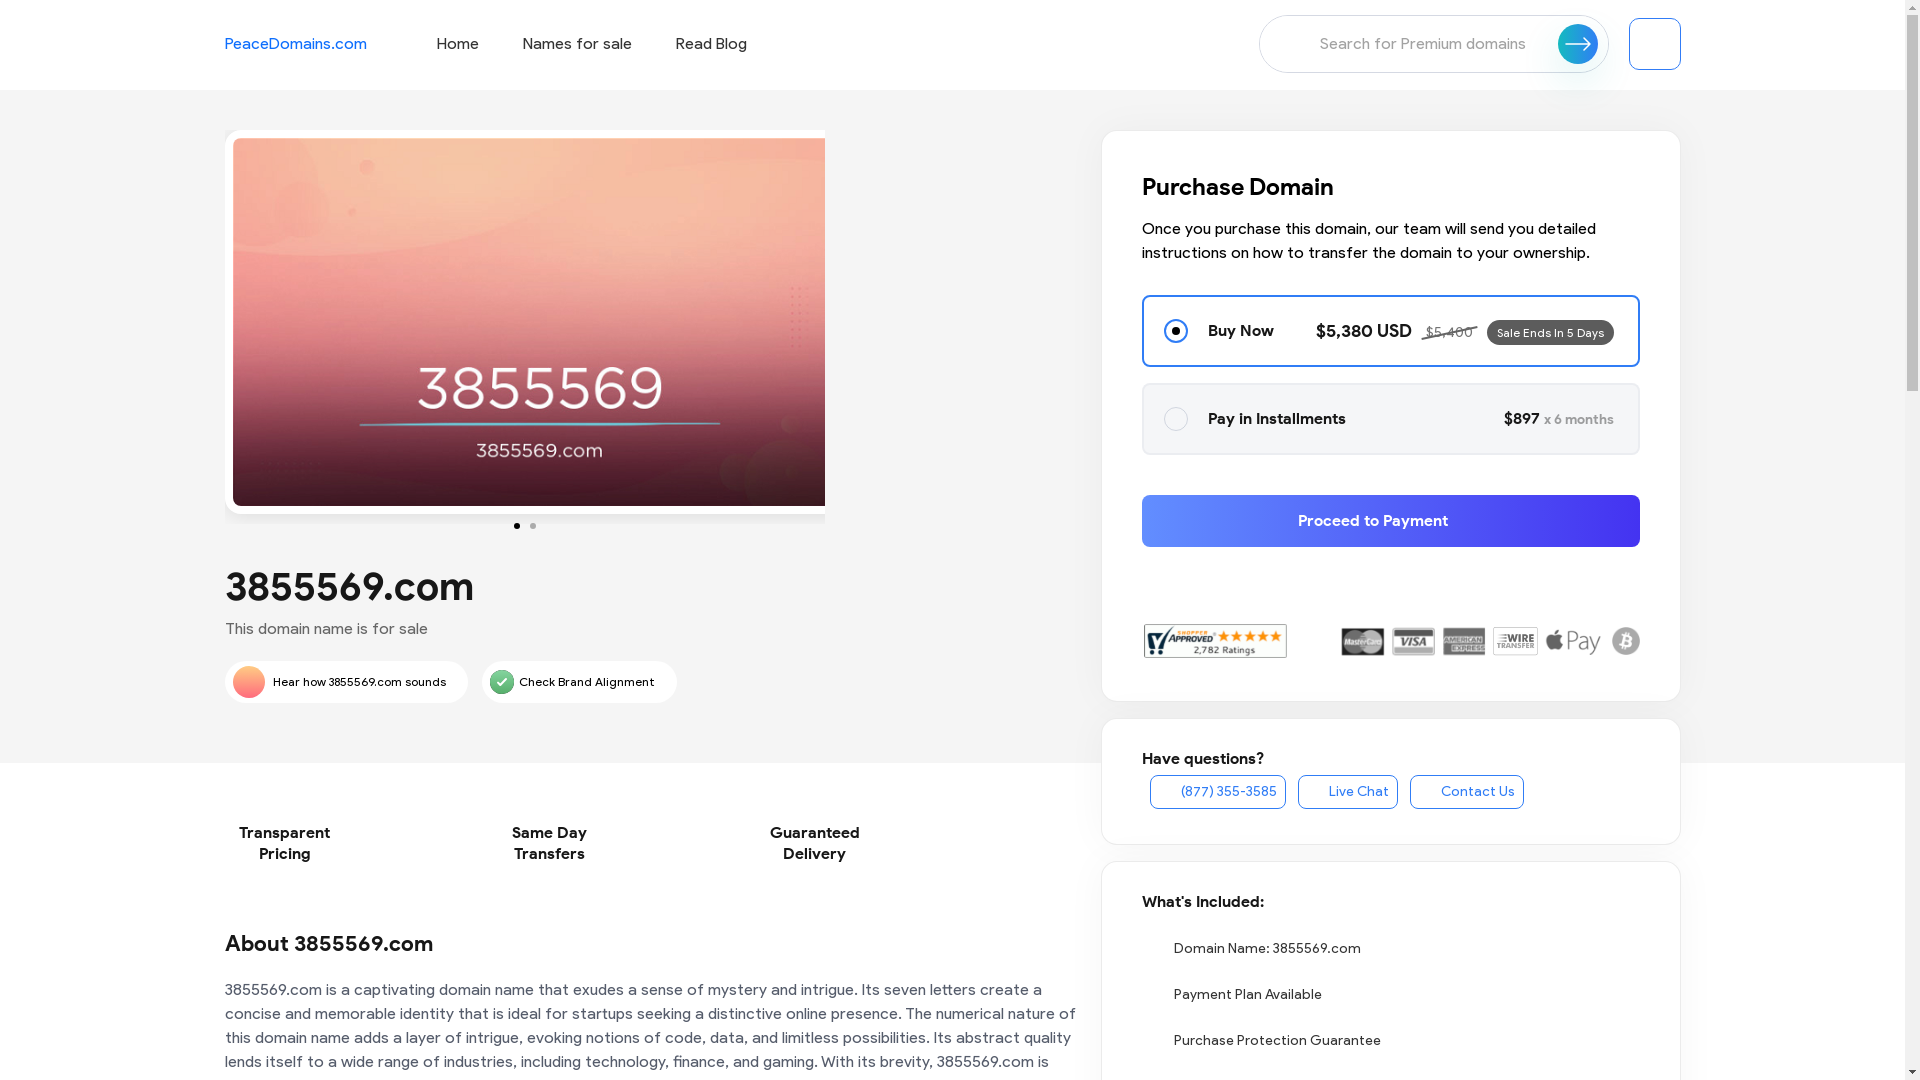  I want to click on '(877) 355-3585', so click(1217, 790).